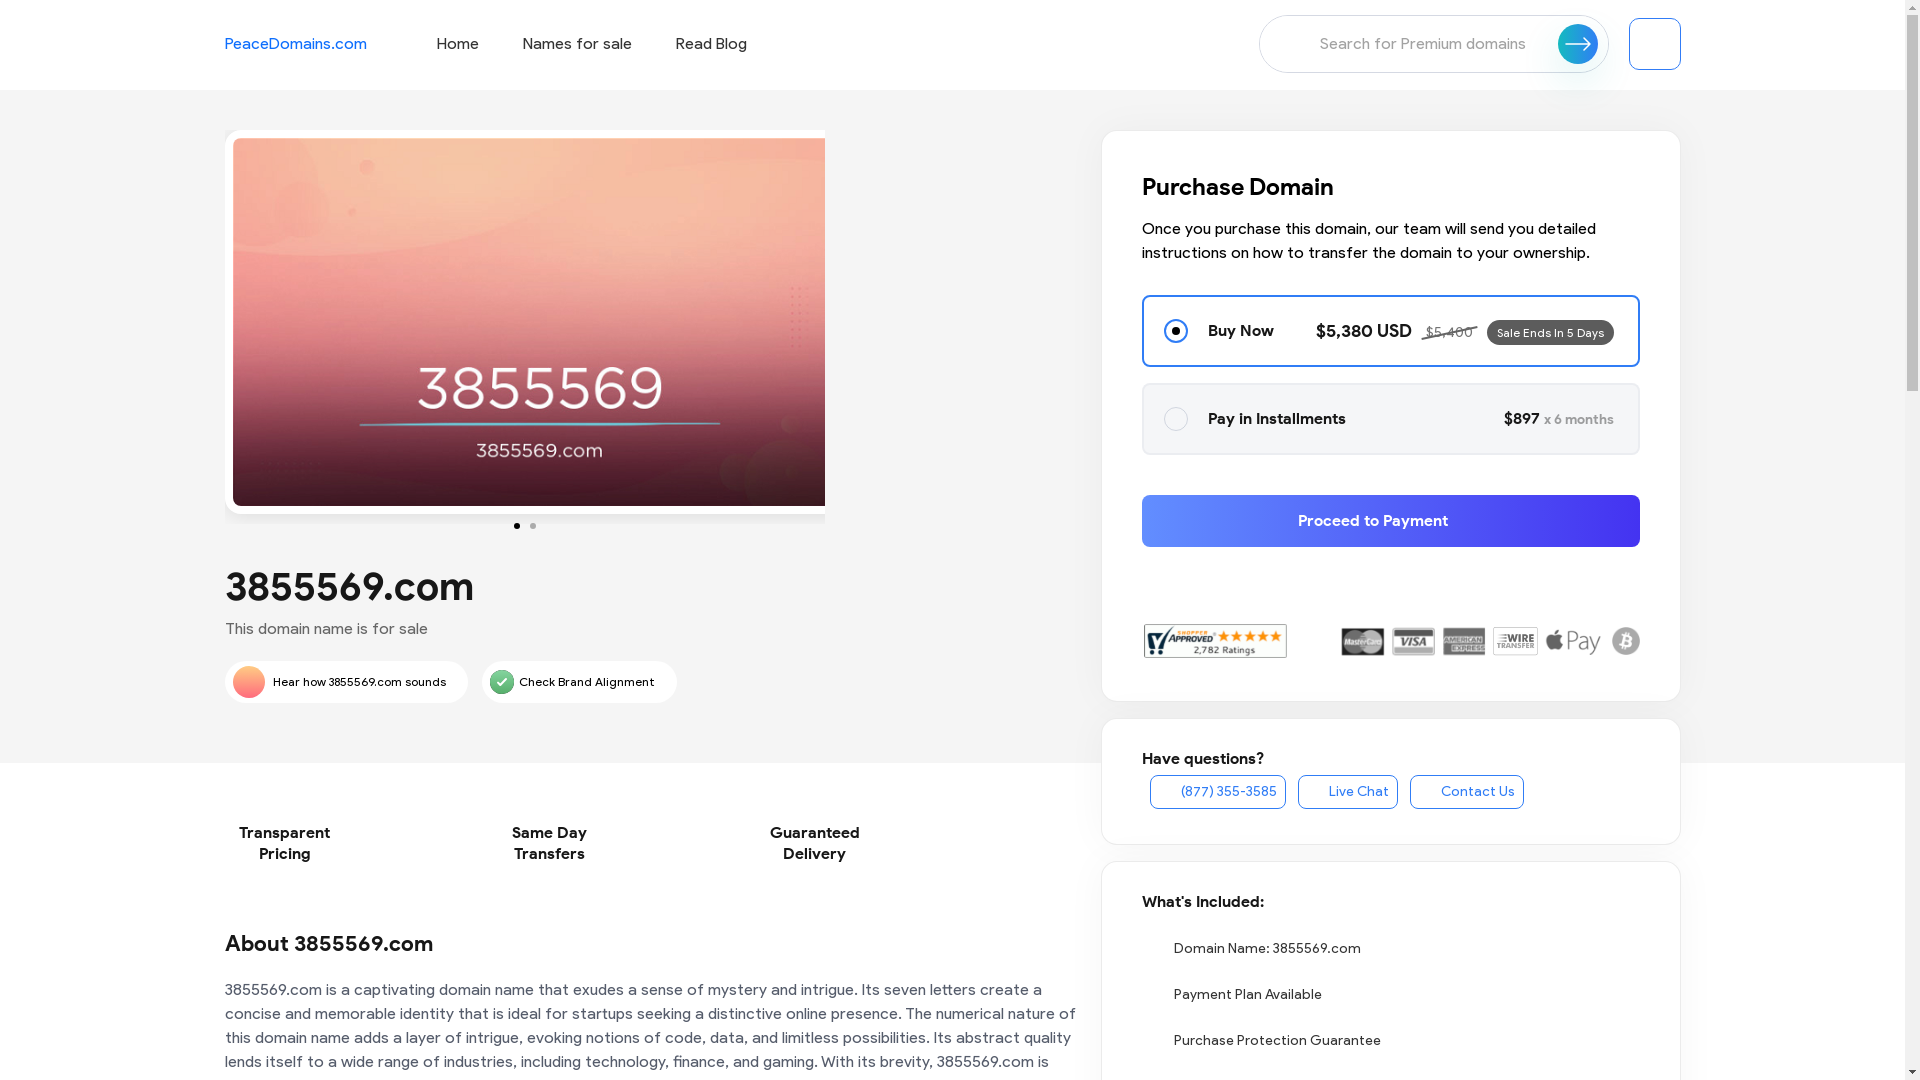  I want to click on '(877) 355-3585', so click(1217, 790).